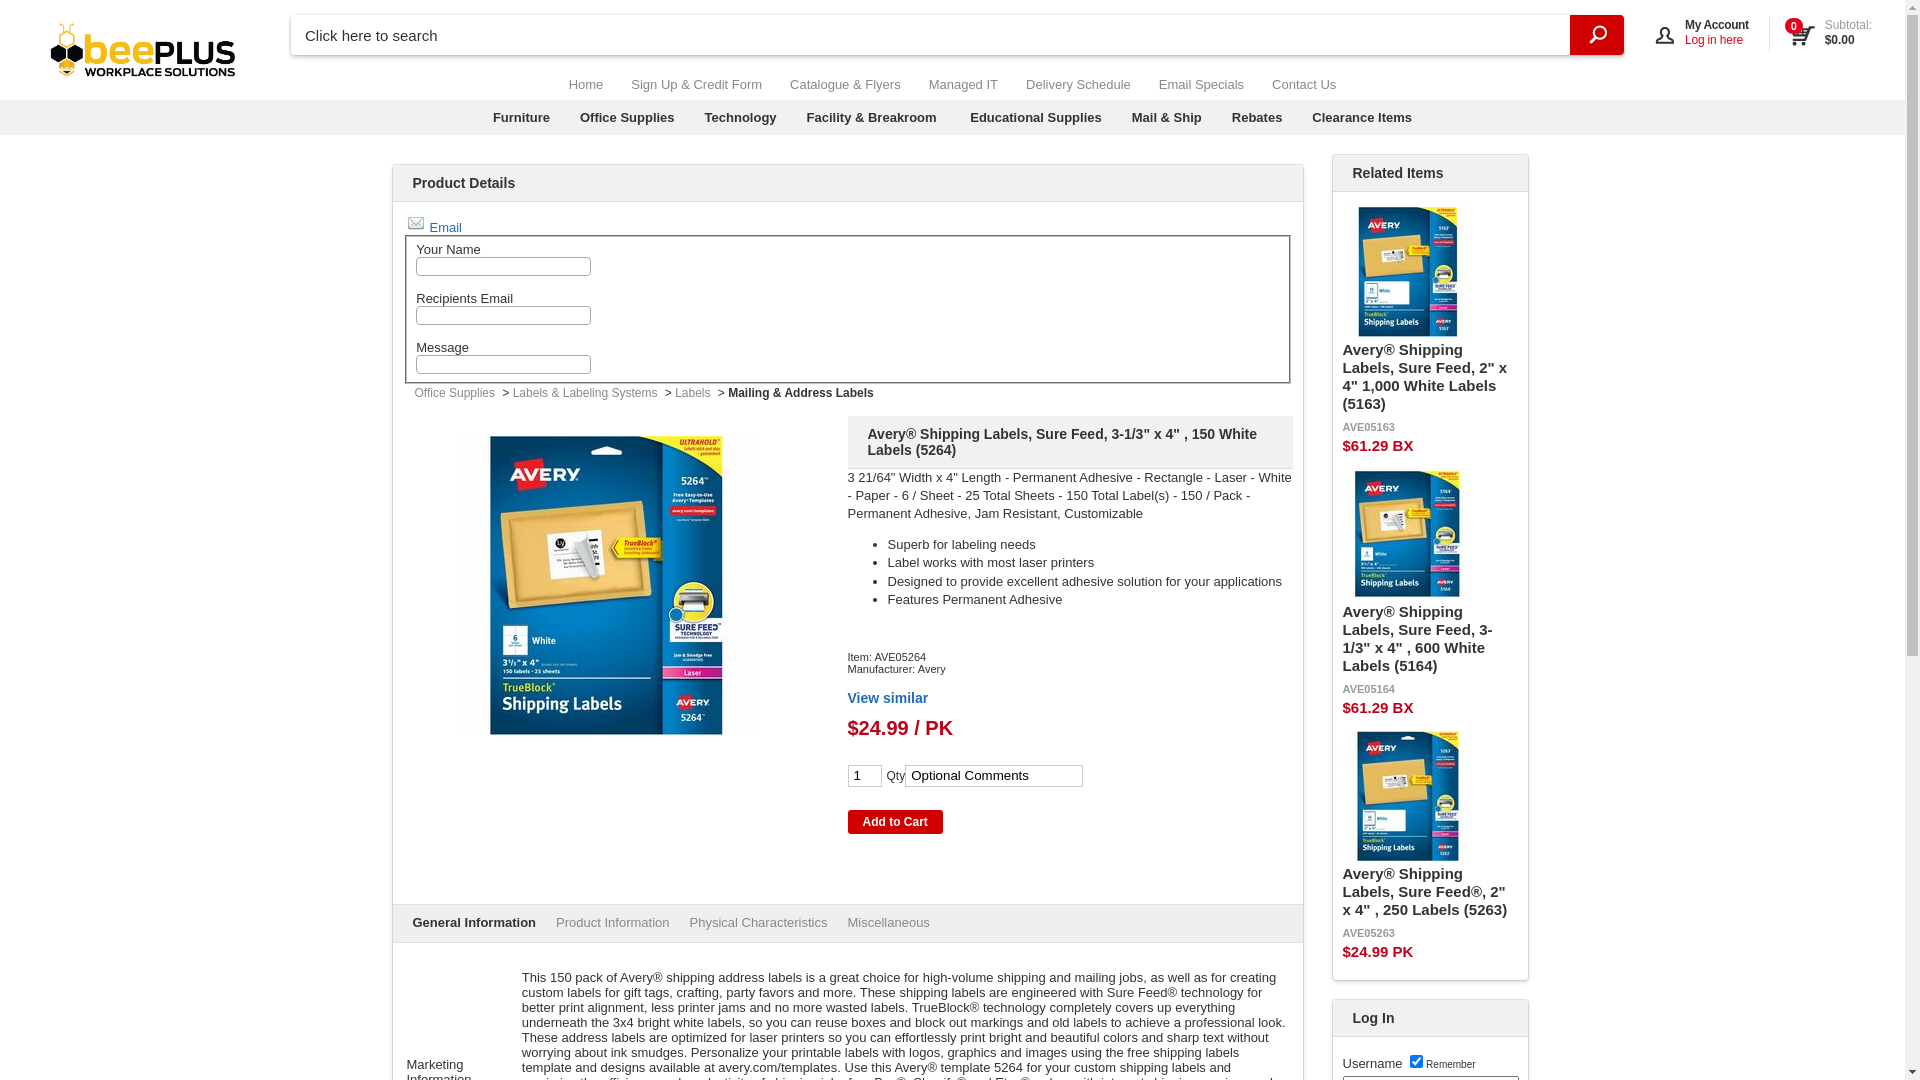 The height and width of the screenshot is (1080, 1920). I want to click on 'Email', so click(431, 226).